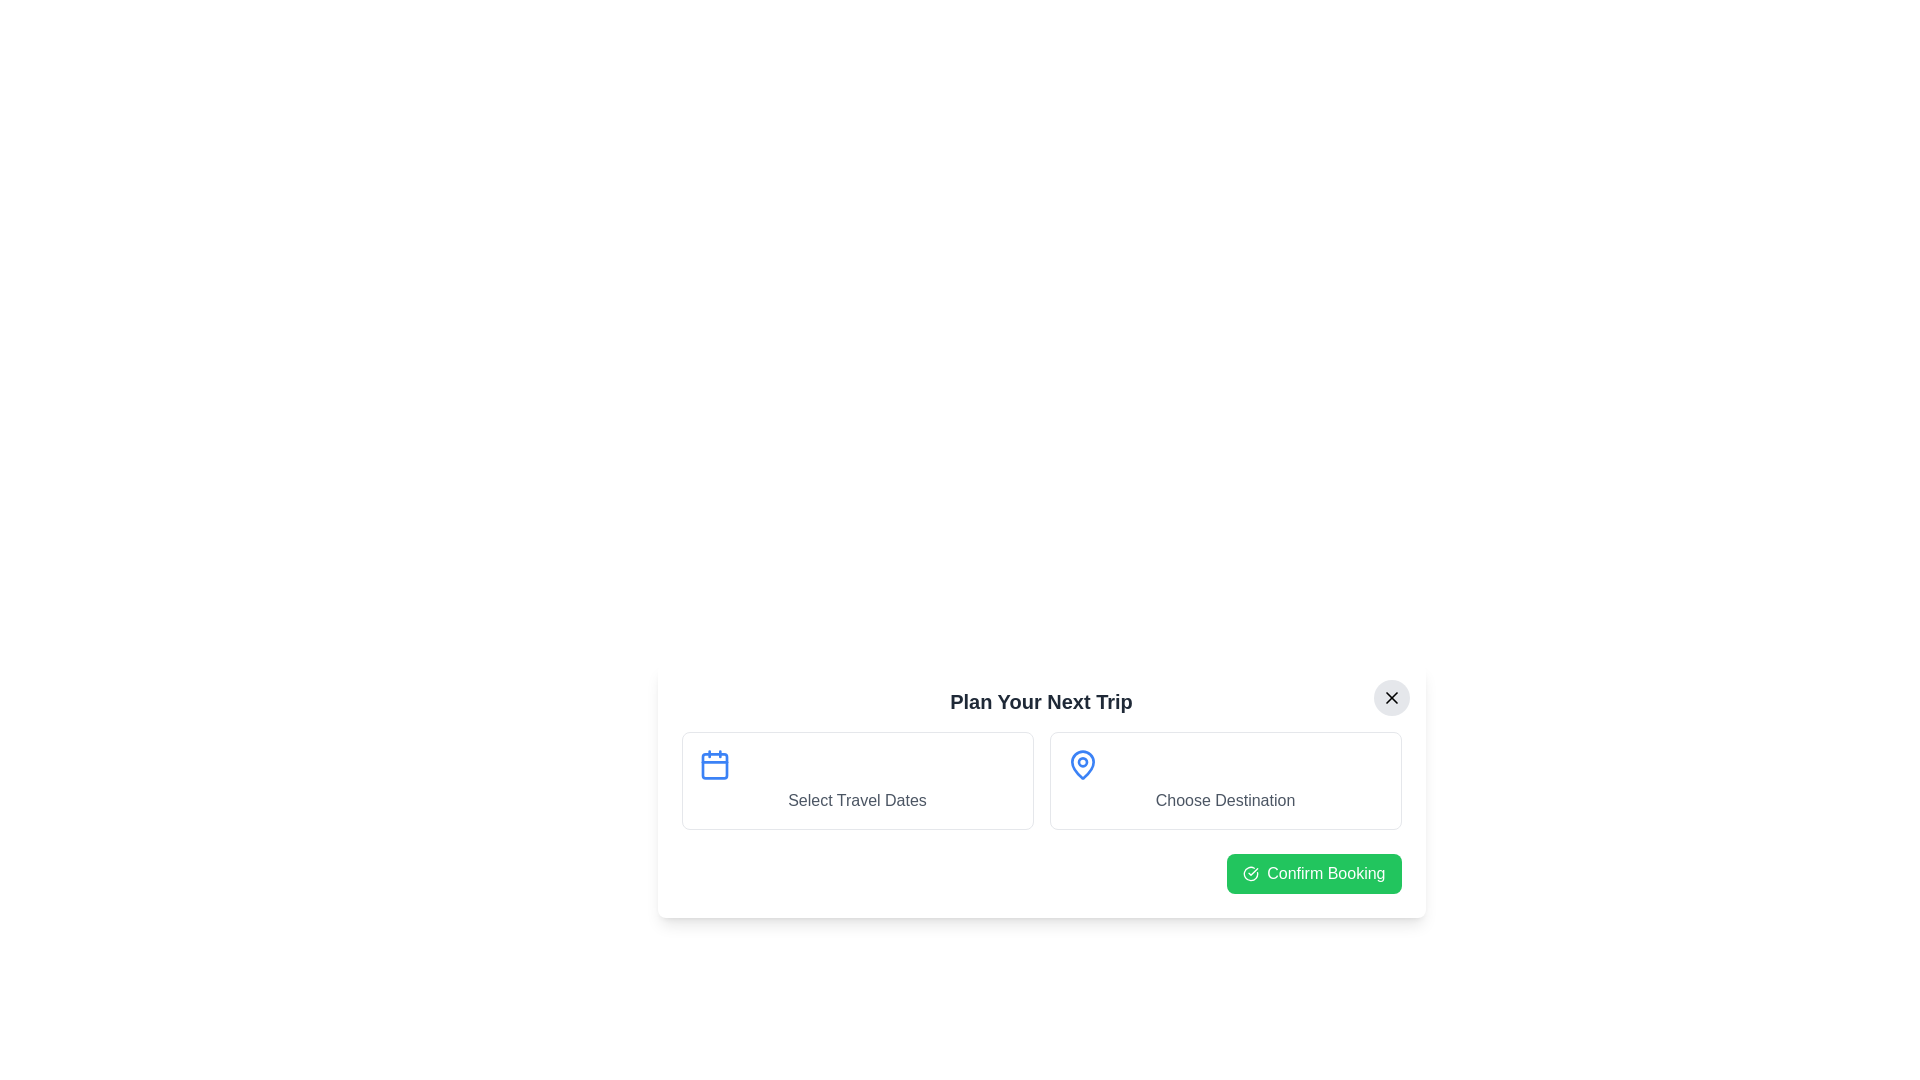 The height and width of the screenshot is (1080, 1920). I want to click on the 'Select Travel Dates' card to initiate the date selection, so click(857, 779).